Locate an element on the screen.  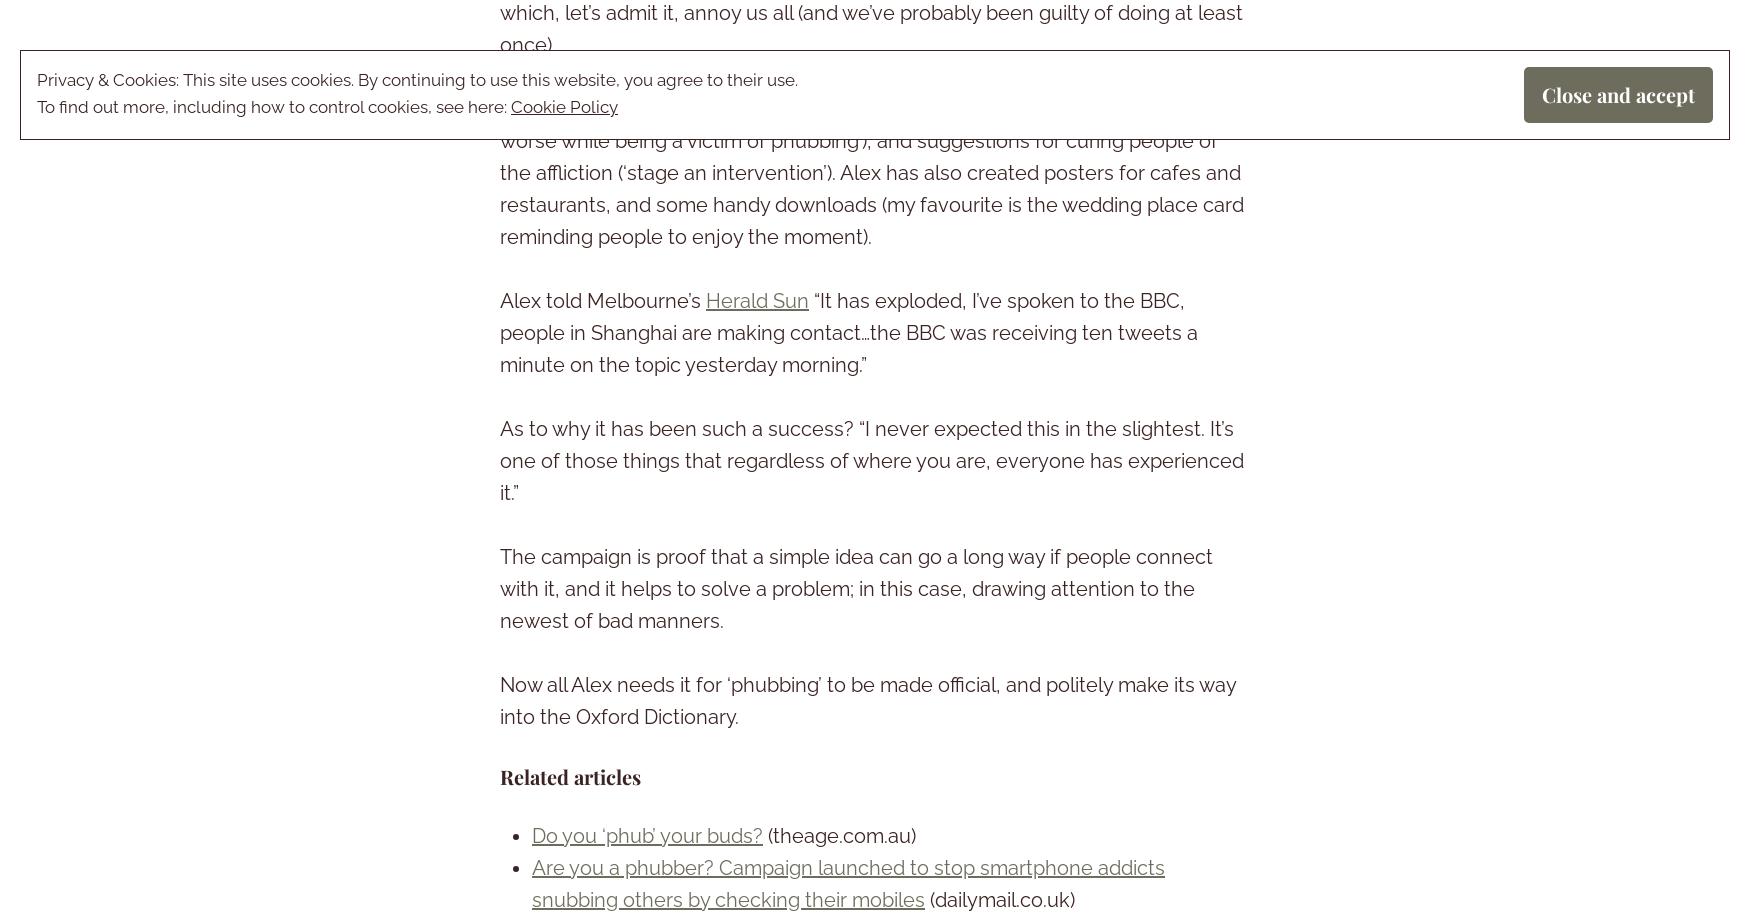
'To find out more, including how to control cookies, see here:' is located at coordinates (273, 106).